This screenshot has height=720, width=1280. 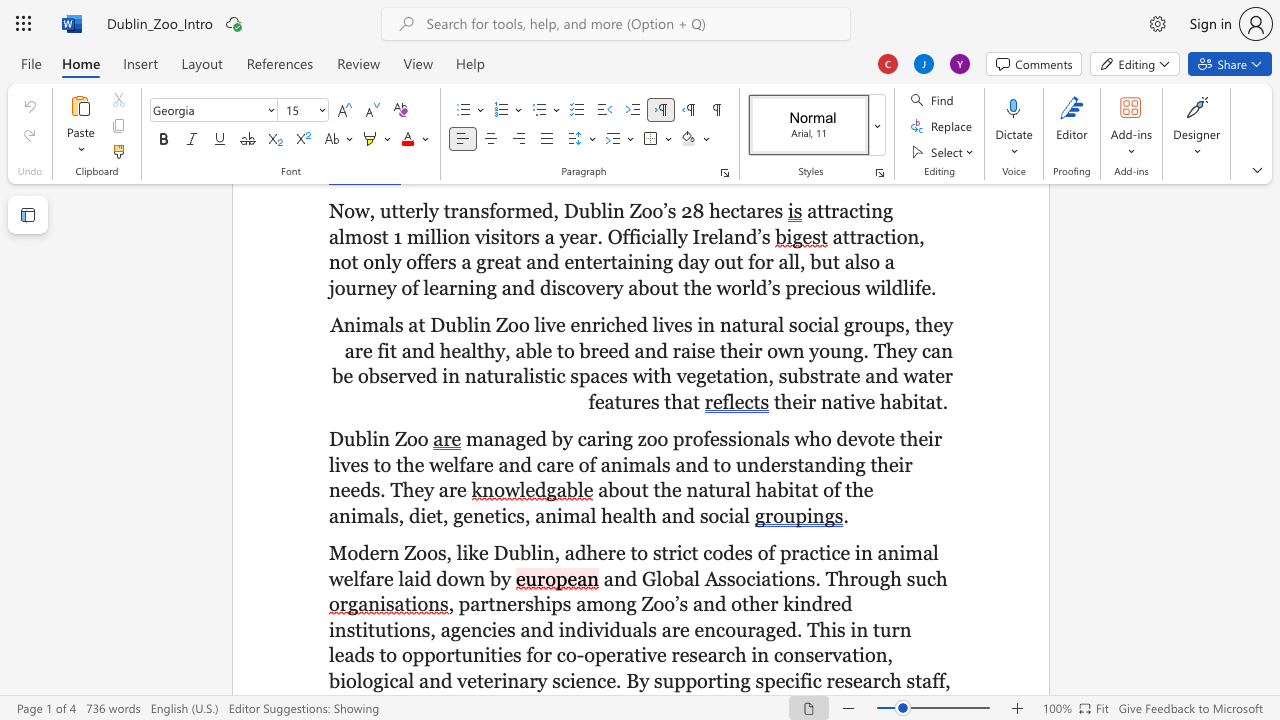 I want to click on the 1th character "u" in the text, so click(x=349, y=438).